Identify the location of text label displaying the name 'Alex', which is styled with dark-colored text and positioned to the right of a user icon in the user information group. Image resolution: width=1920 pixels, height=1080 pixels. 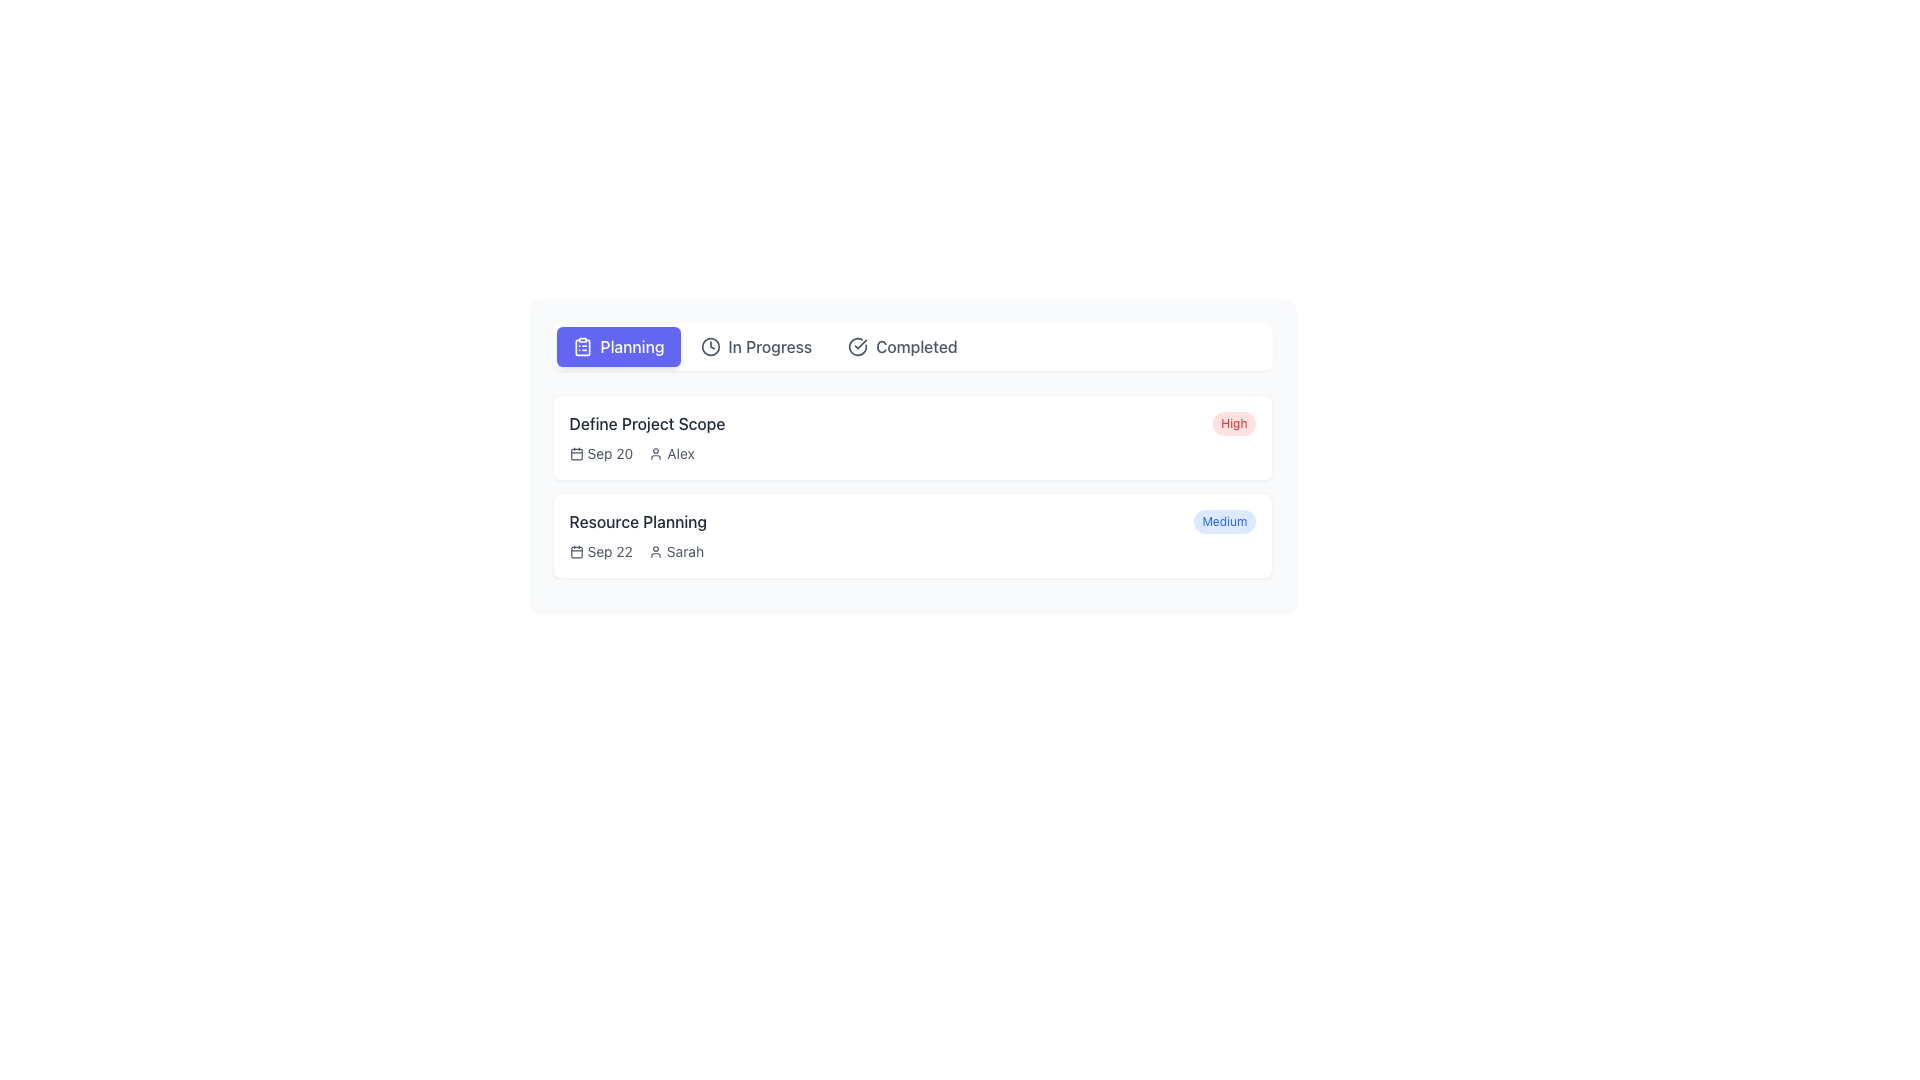
(681, 454).